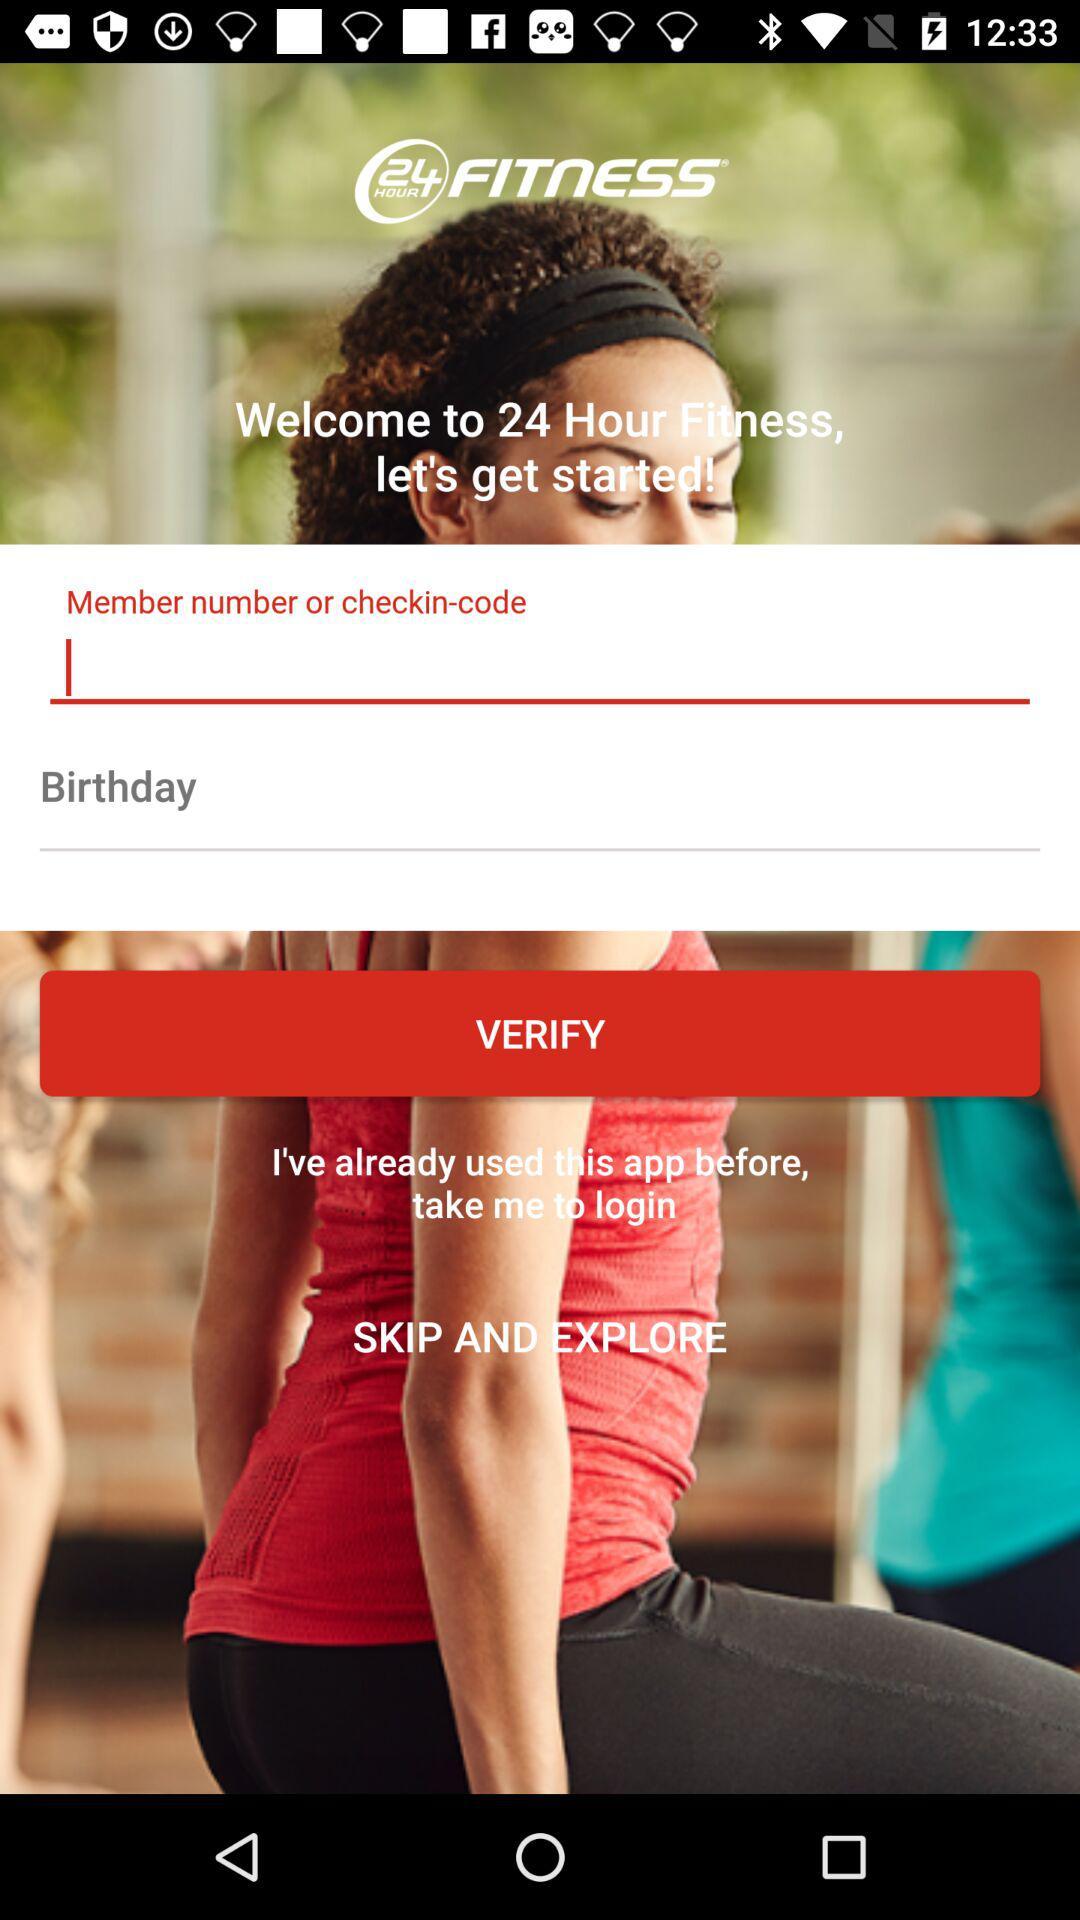 The width and height of the screenshot is (1080, 1920). I want to click on type member number, so click(540, 667).